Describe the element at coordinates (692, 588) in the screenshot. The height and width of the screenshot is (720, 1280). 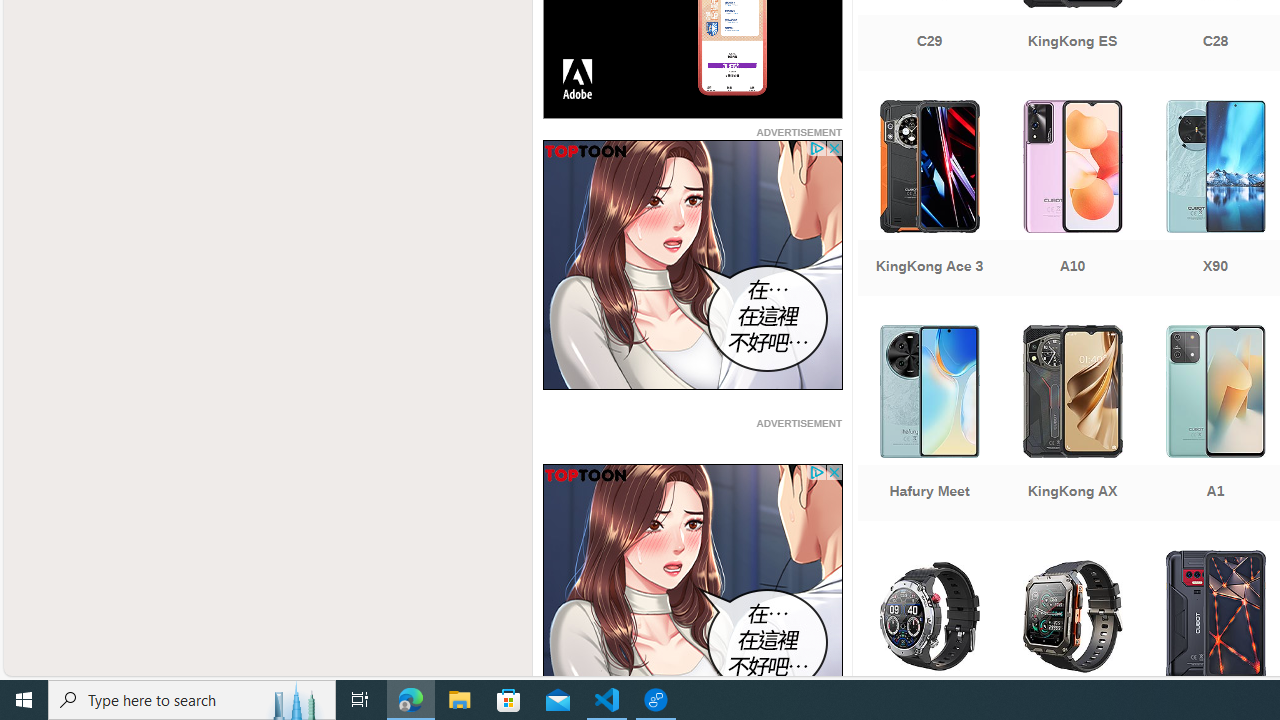
I see `'To get missing image descriptions, open the context menu.'` at that location.